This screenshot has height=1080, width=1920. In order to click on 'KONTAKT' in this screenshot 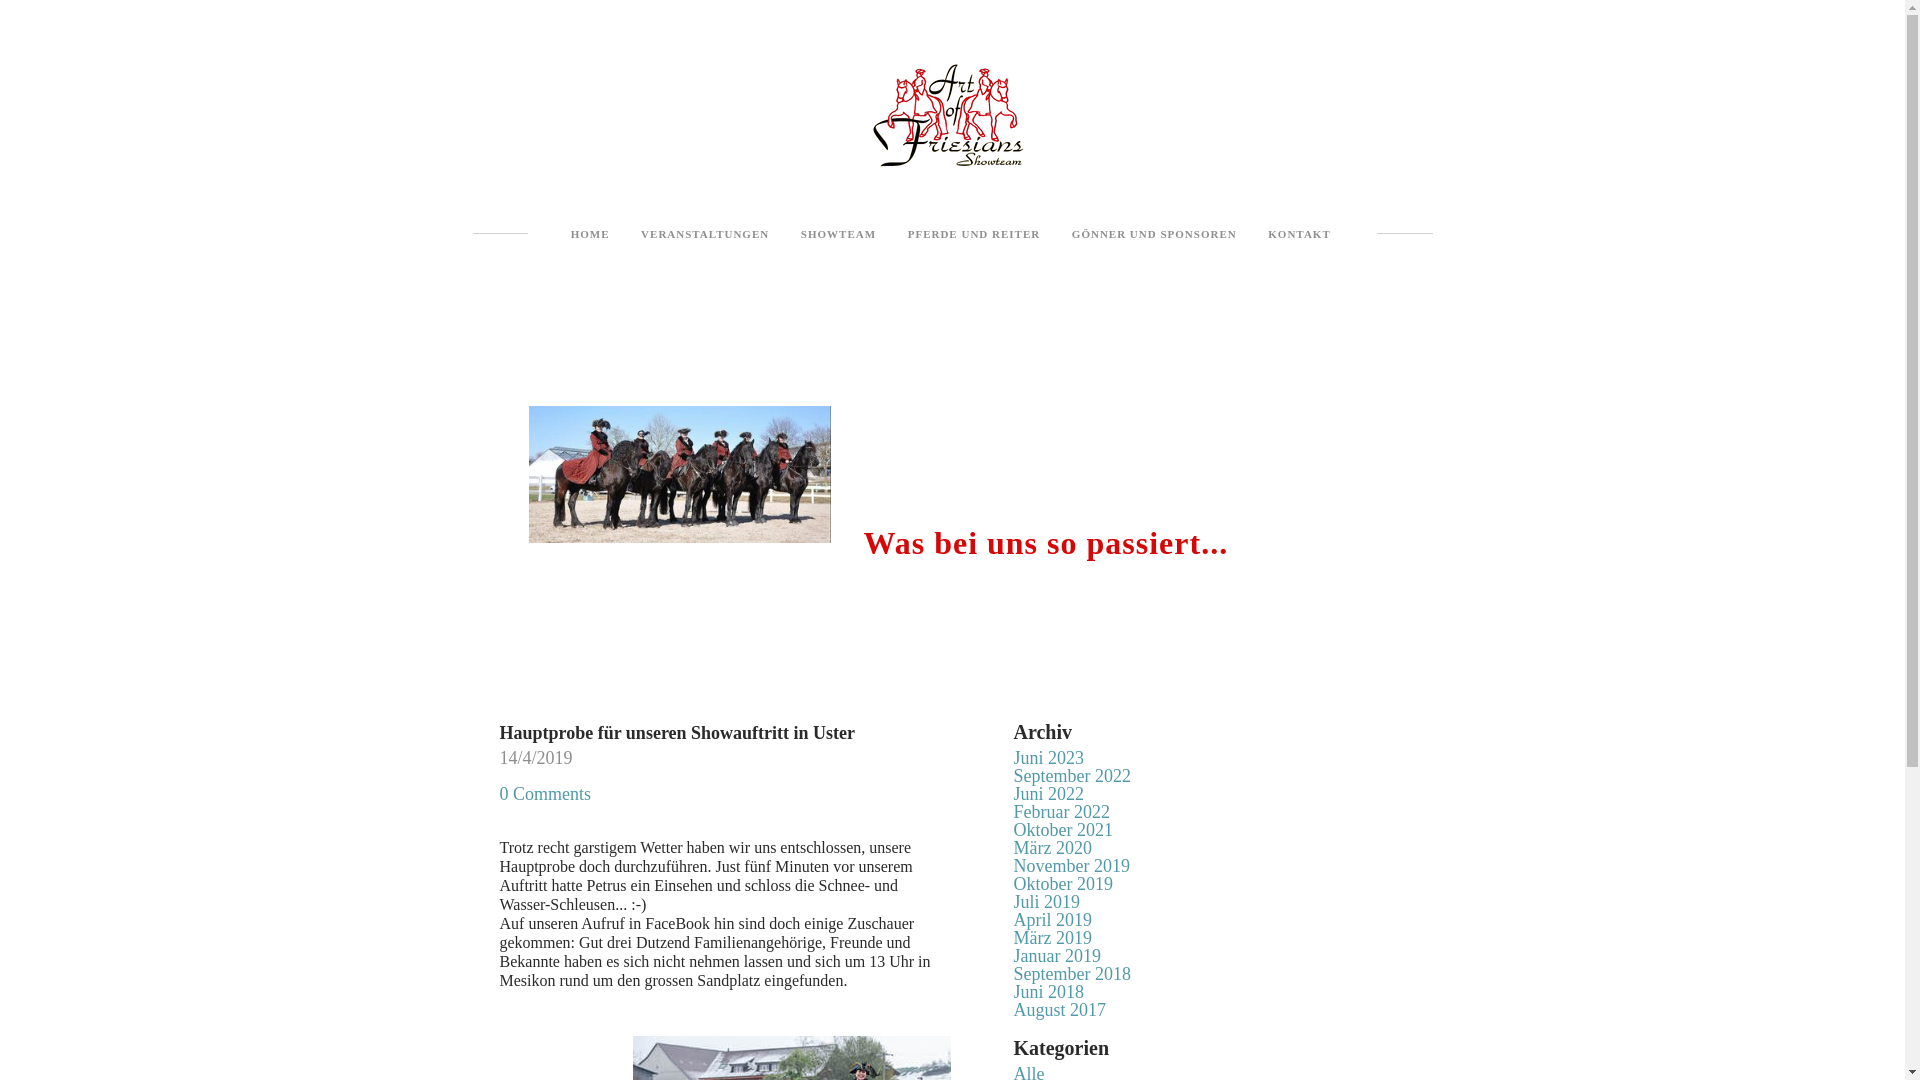, I will do `click(1299, 233)`.